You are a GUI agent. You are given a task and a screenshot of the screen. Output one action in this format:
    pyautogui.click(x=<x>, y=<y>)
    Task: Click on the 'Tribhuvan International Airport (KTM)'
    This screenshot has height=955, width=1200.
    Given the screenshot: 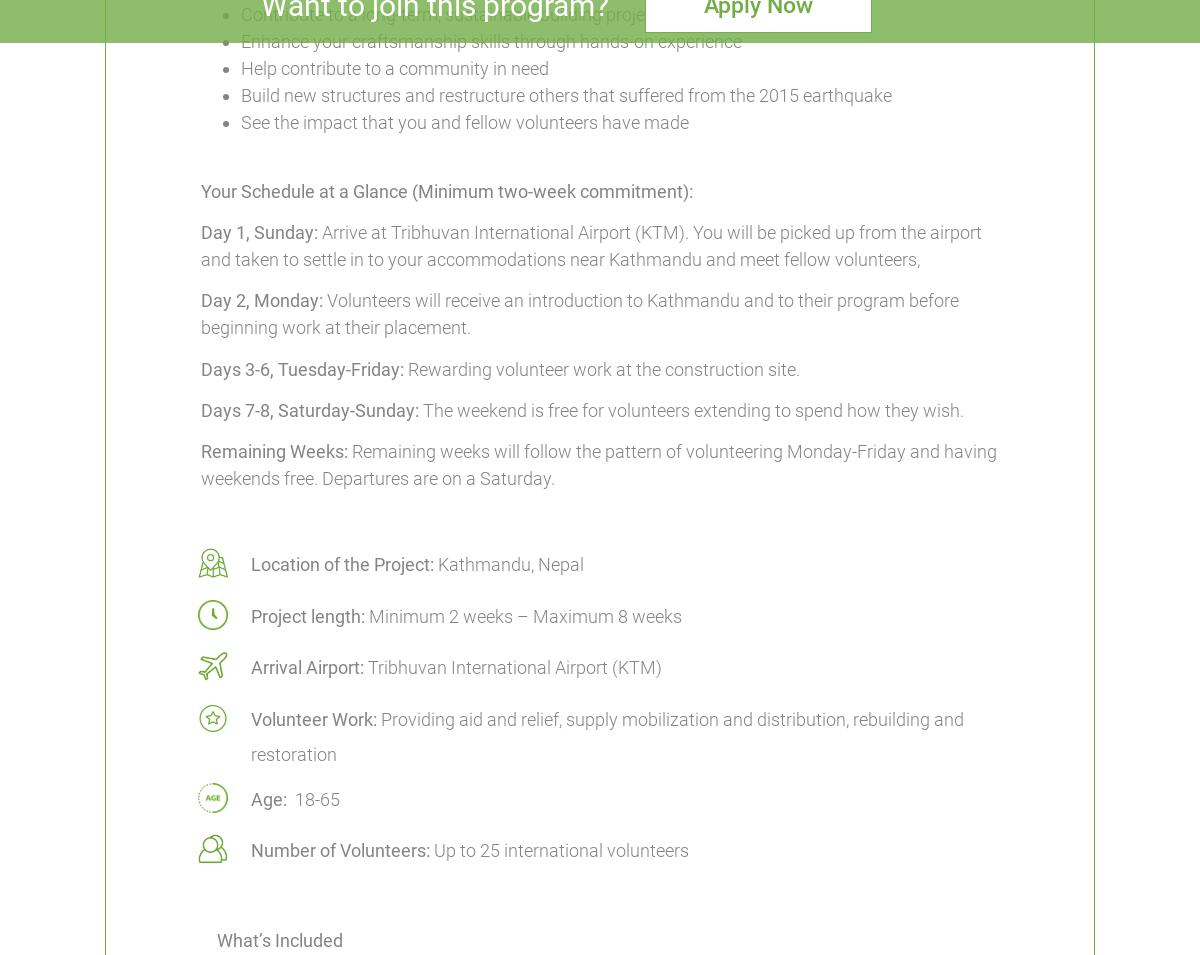 What is the action you would take?
    pyautogui.click(x=512, y=666)
    